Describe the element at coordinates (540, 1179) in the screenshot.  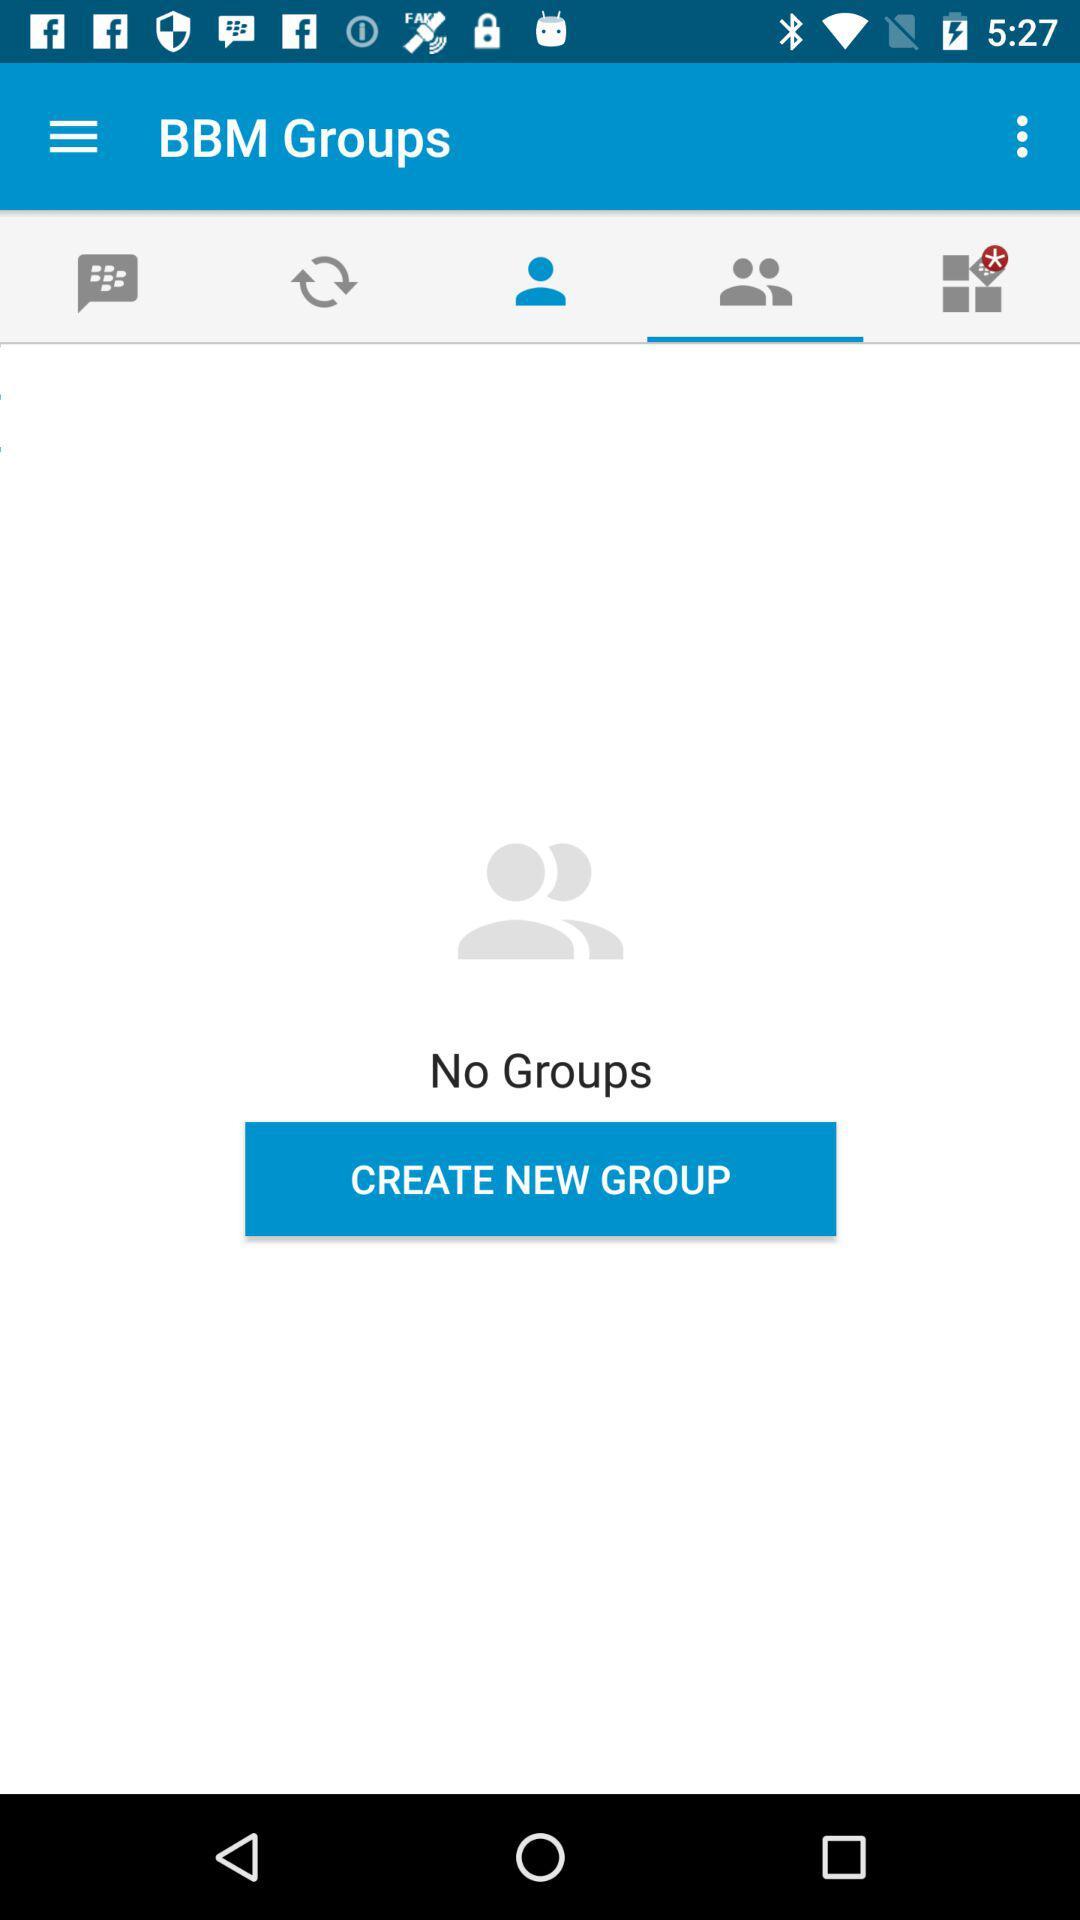
I see `the icon below the no groups` at that location.